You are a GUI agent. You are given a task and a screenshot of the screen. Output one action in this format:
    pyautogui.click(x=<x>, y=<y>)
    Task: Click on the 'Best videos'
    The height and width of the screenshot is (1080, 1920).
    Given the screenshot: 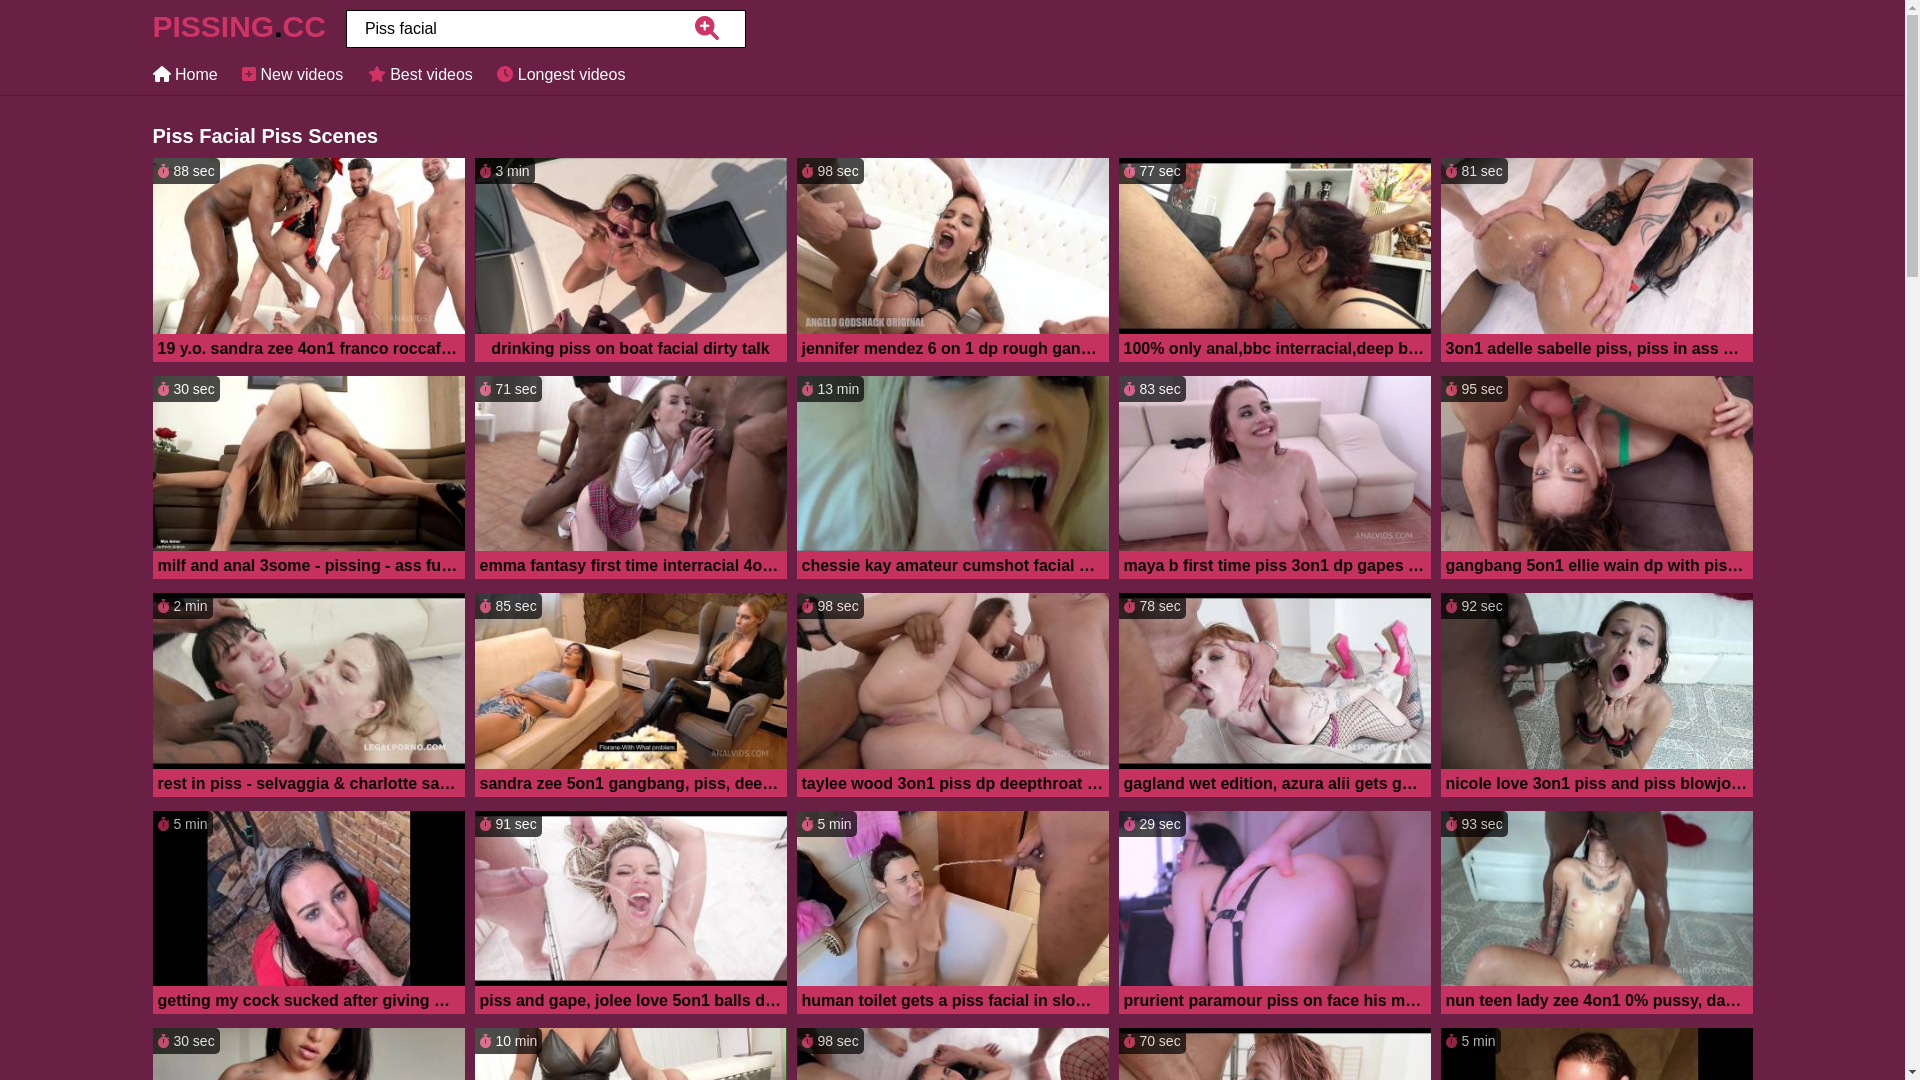 What is the action you would take?
    pyautogui.click(x=419, y=73)
    